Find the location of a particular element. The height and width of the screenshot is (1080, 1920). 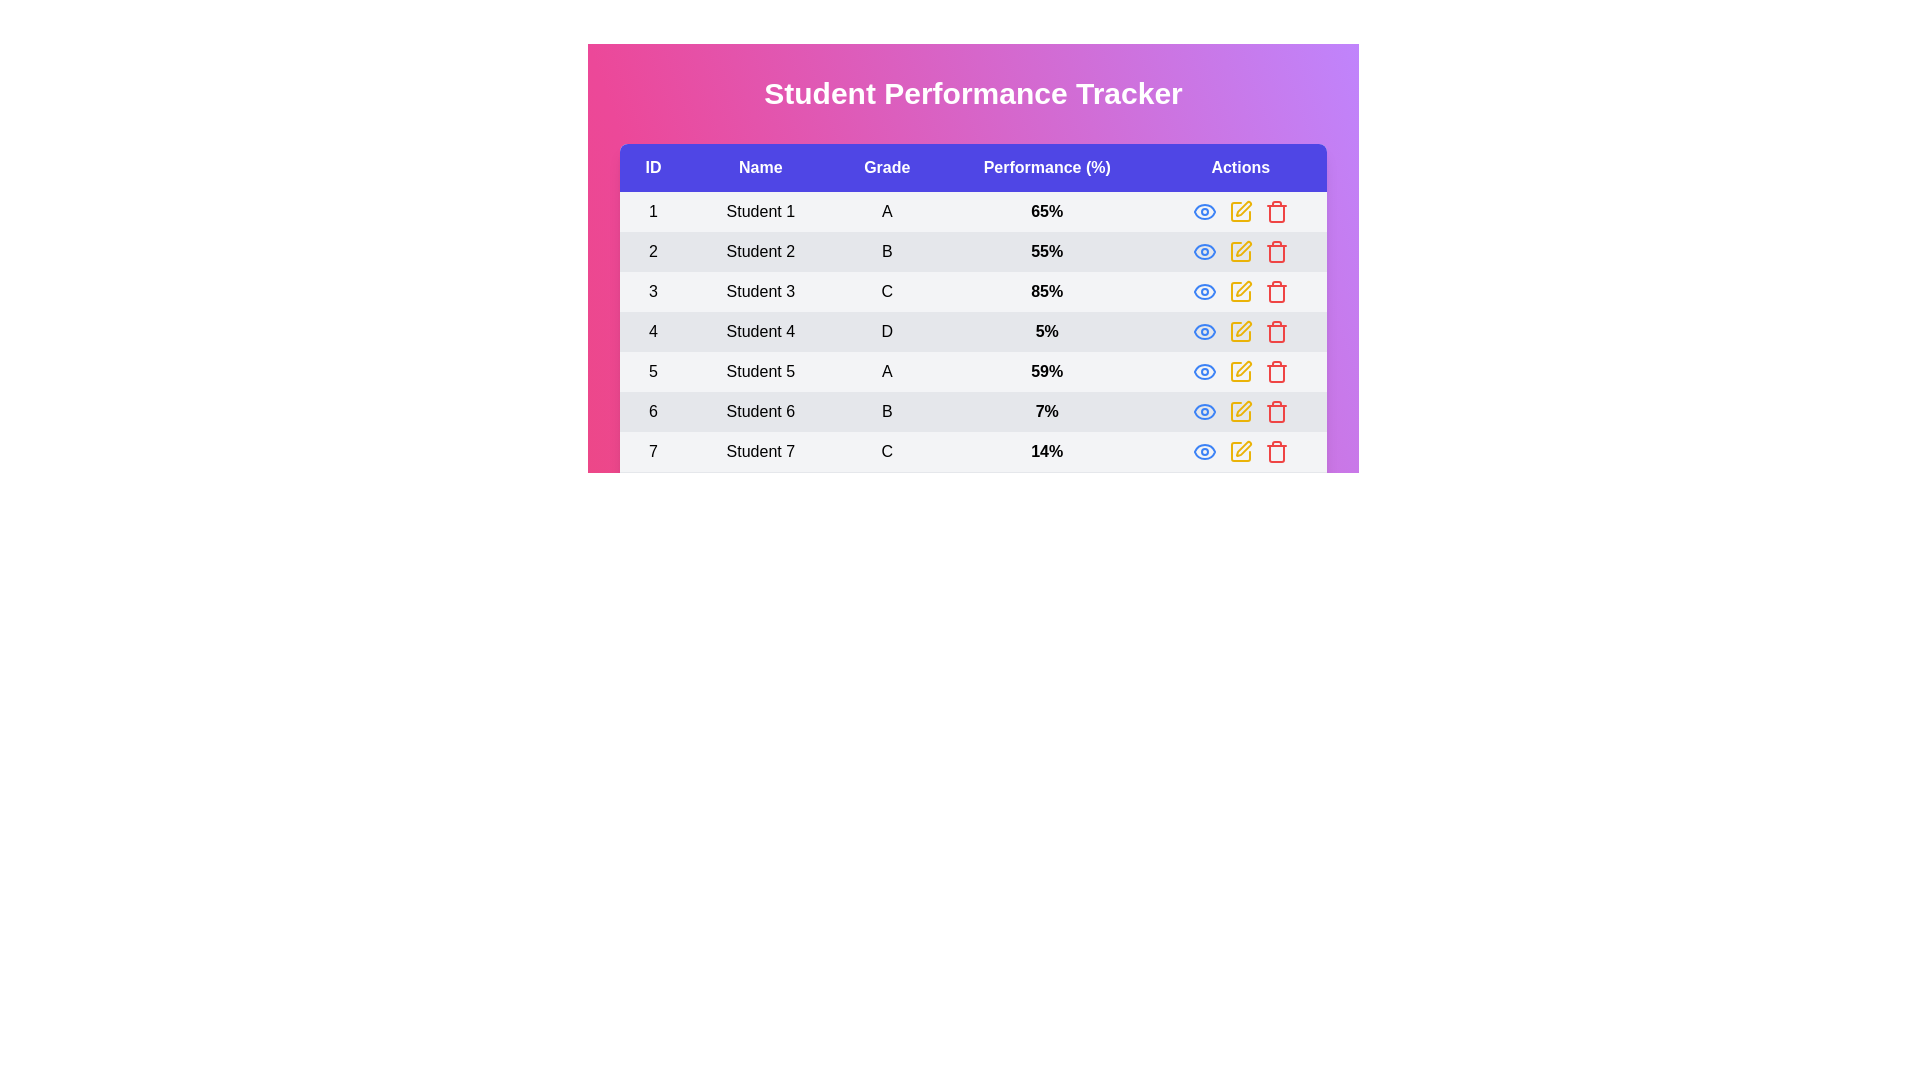

'eye' icon in the 'Actions' column for the student with ID 3 is located at coordinates (1203, 292).